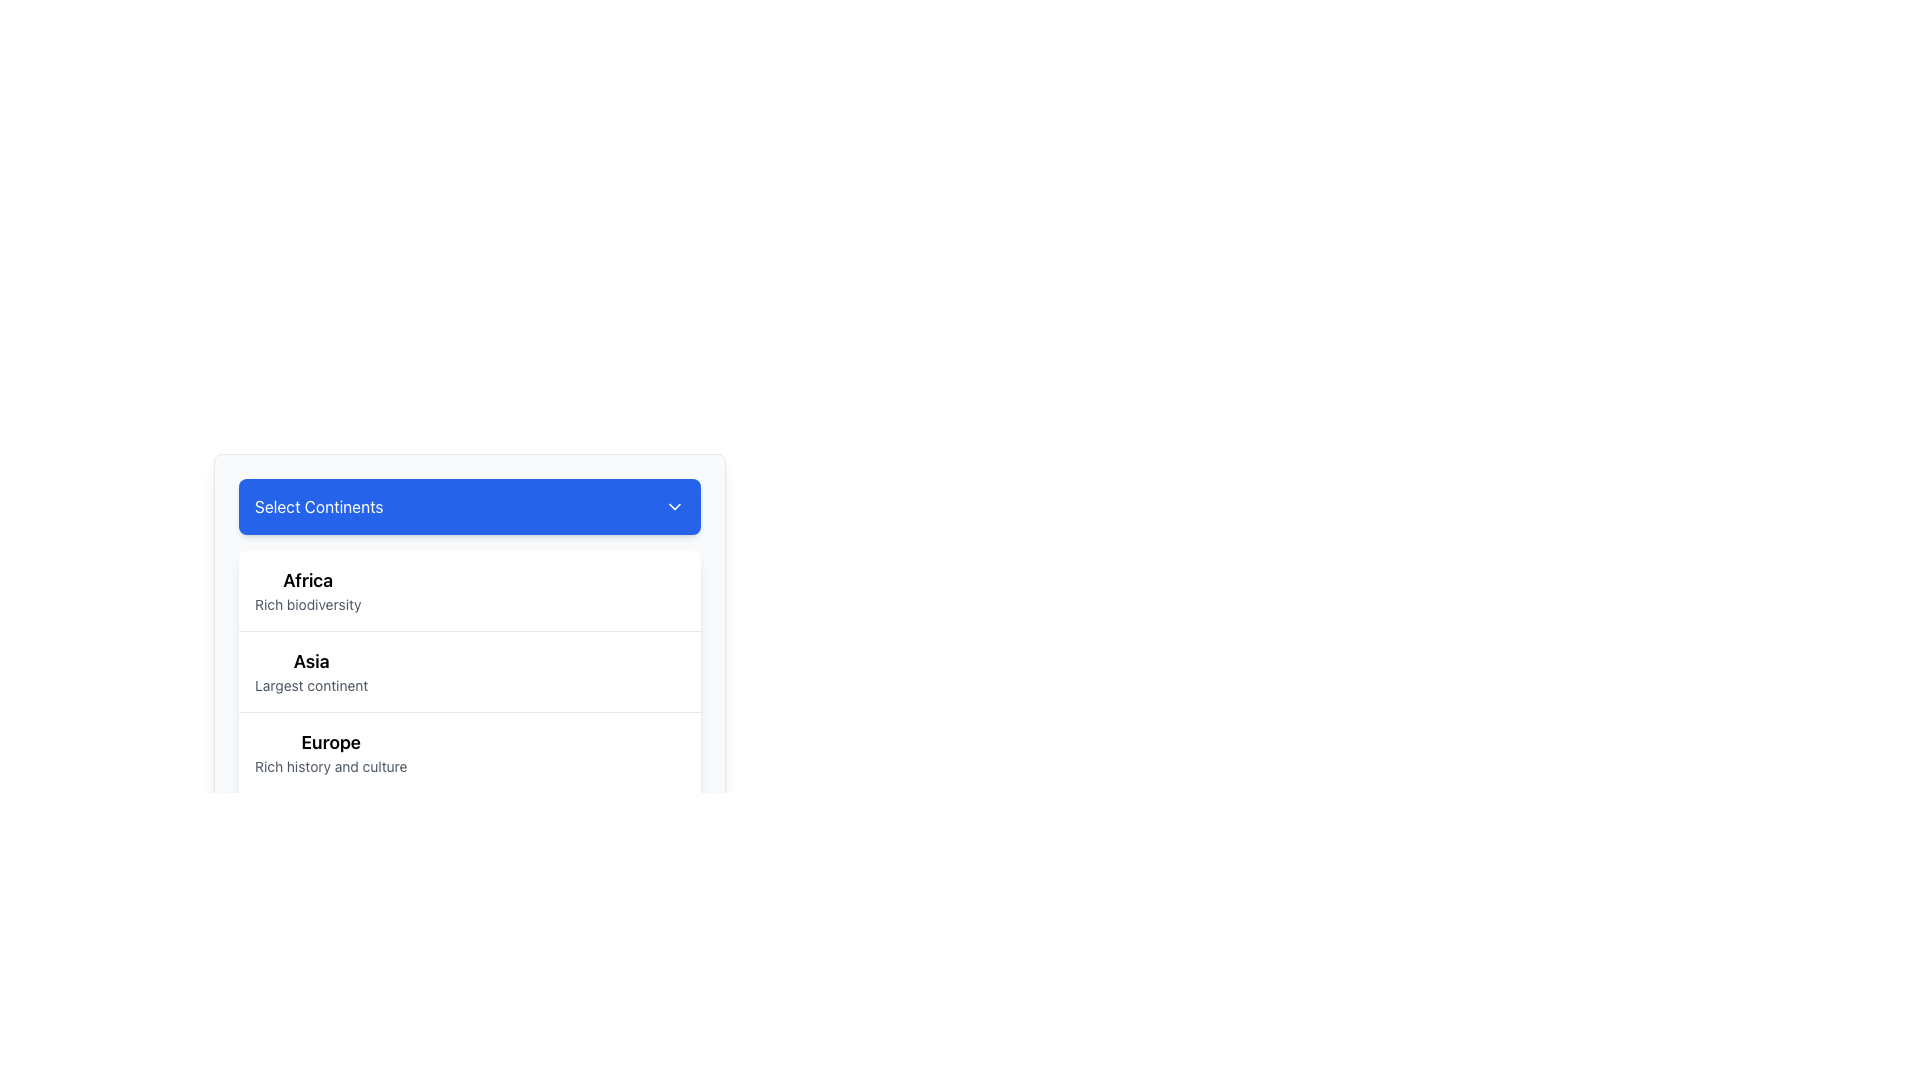 The width and height of the screenshot is (1920, 1080). Describe the element at coordinates (310, 671) in the screenshot. I see `the text option labeled 'Asia' in the dropdown list` at that location.